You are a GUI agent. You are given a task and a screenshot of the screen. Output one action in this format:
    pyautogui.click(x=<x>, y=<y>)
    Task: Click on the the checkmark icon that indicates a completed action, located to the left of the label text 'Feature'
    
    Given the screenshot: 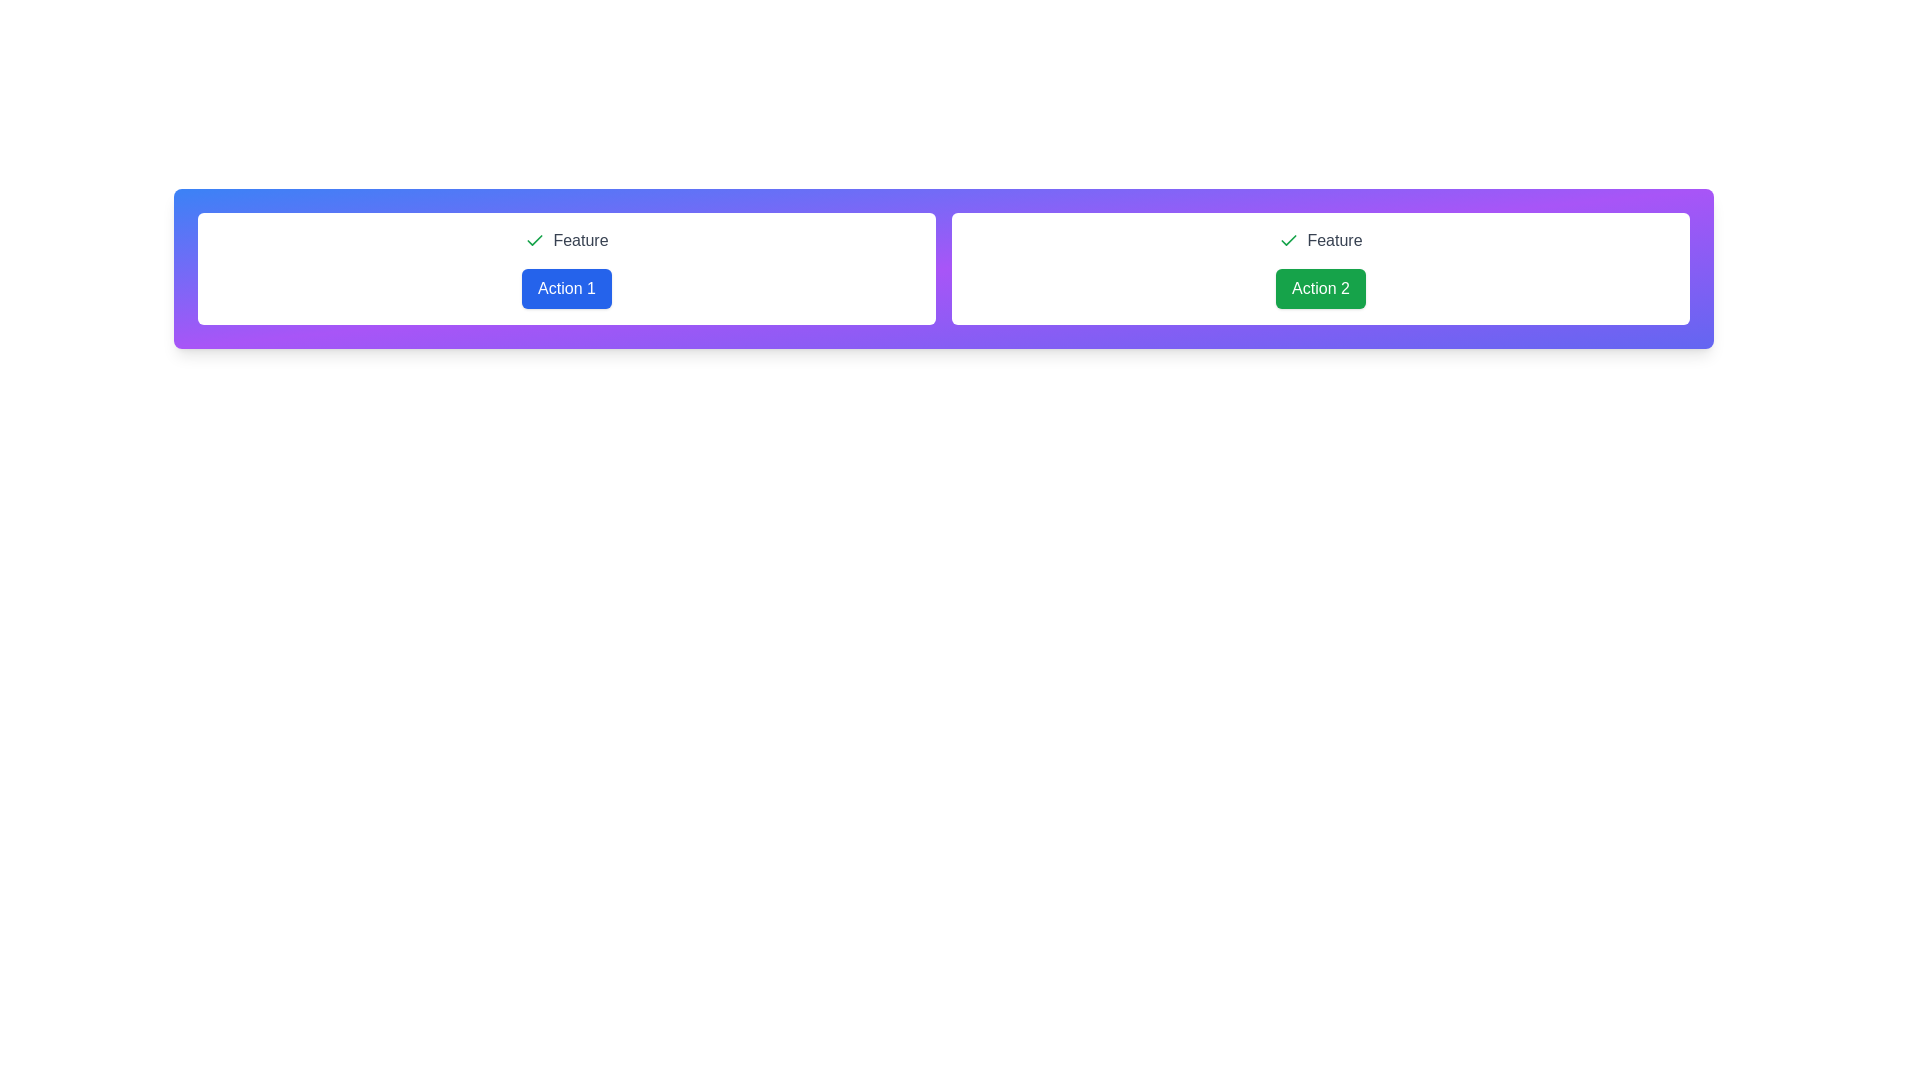 What is the action you would take?
    pyautogui.click(x=535, y=239)
    